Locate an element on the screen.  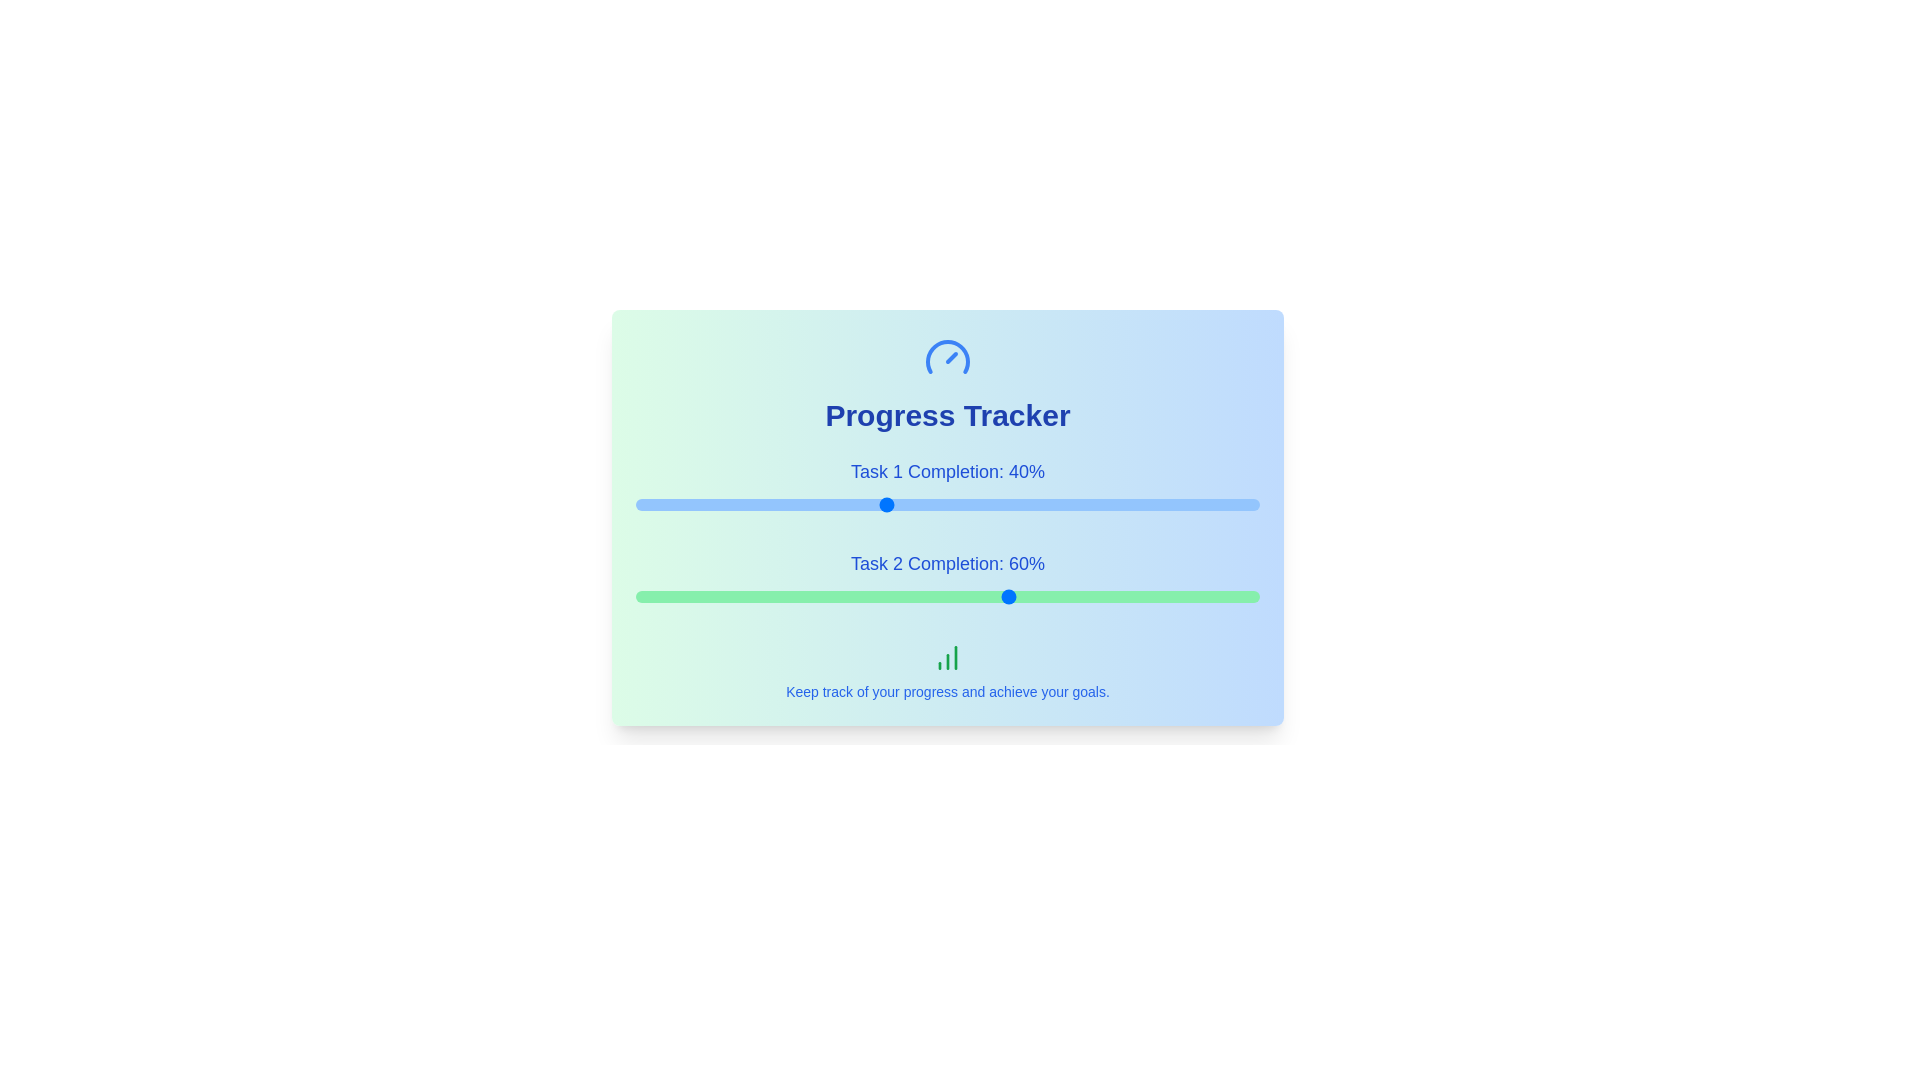
the graphical icon resembling a green bar chart that symbolizes progress, located beneath the progress bars for tasks is located at coordinates (947, 658).